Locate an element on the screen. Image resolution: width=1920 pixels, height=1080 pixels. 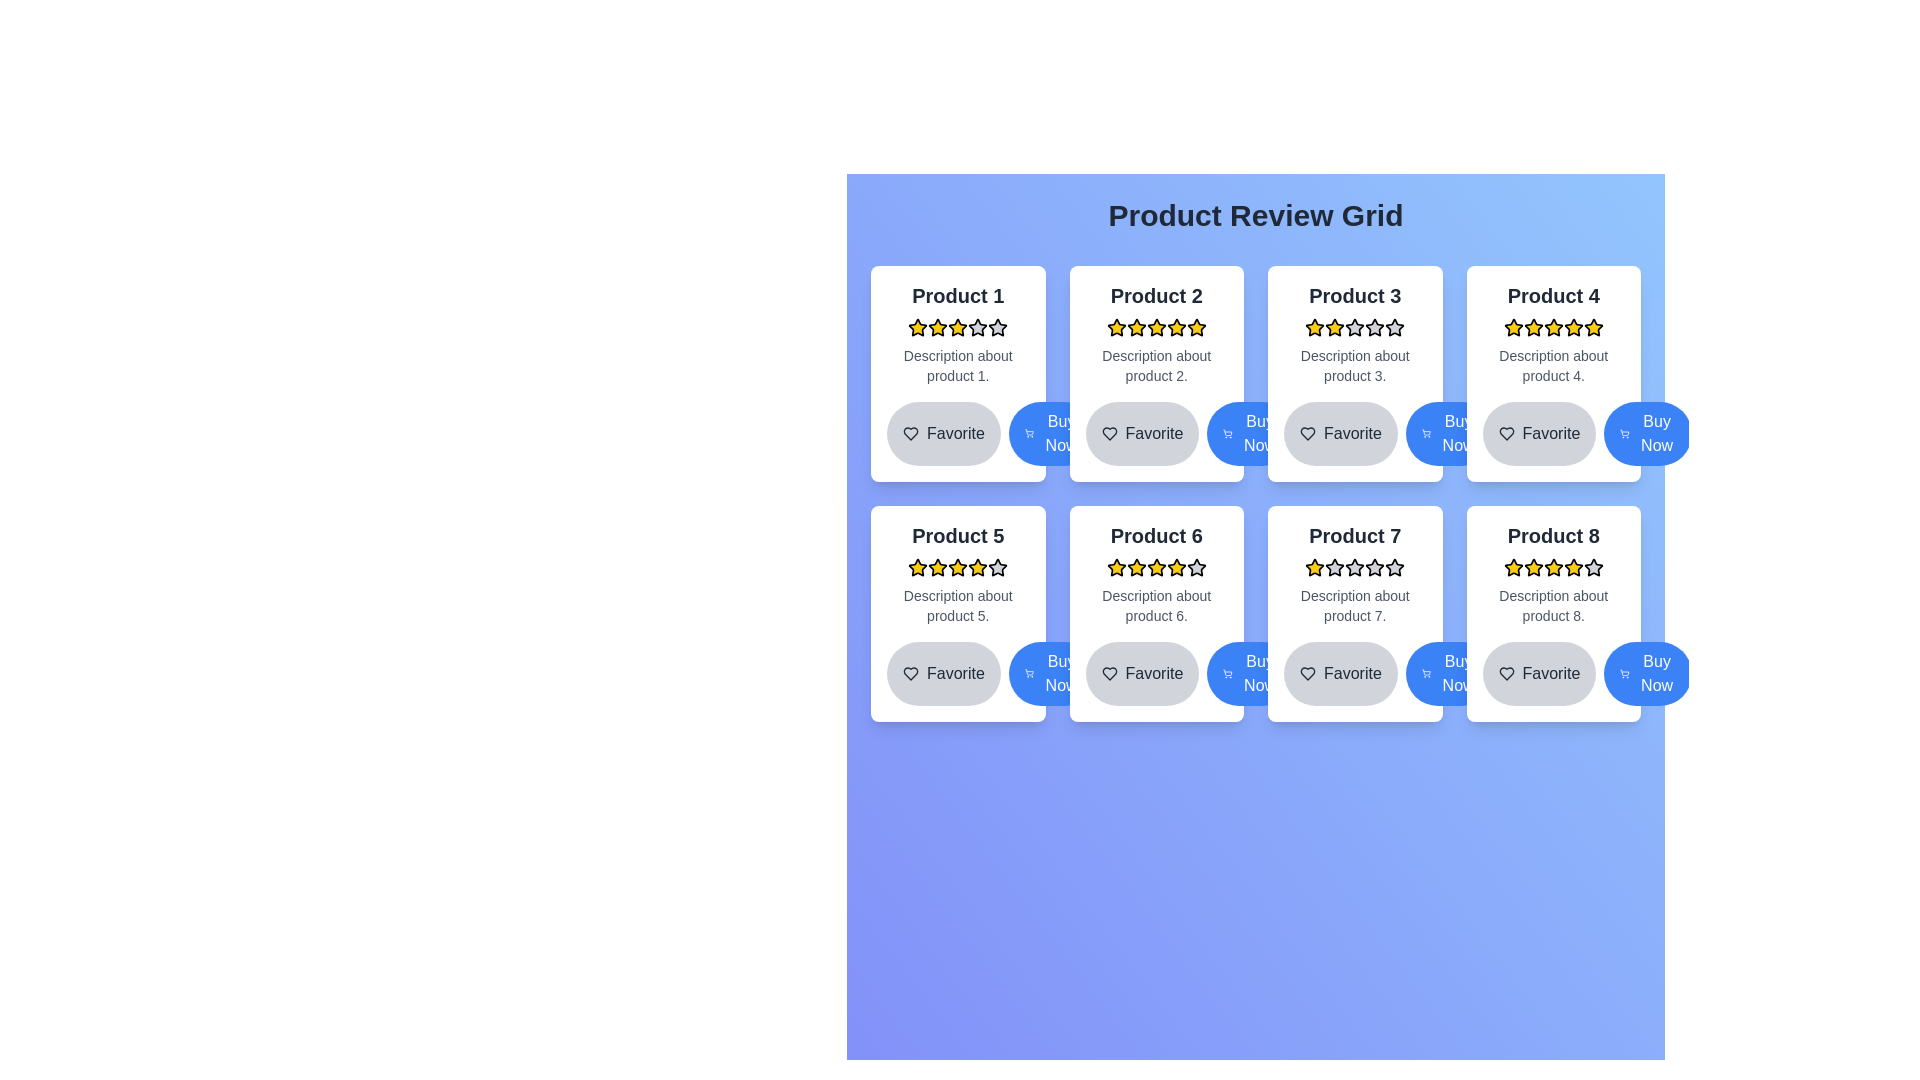
the first star icon in the five-star rating system for 'Product 4', located in the second row and fourth column of the product grid is located at coordinates (1513, 326).